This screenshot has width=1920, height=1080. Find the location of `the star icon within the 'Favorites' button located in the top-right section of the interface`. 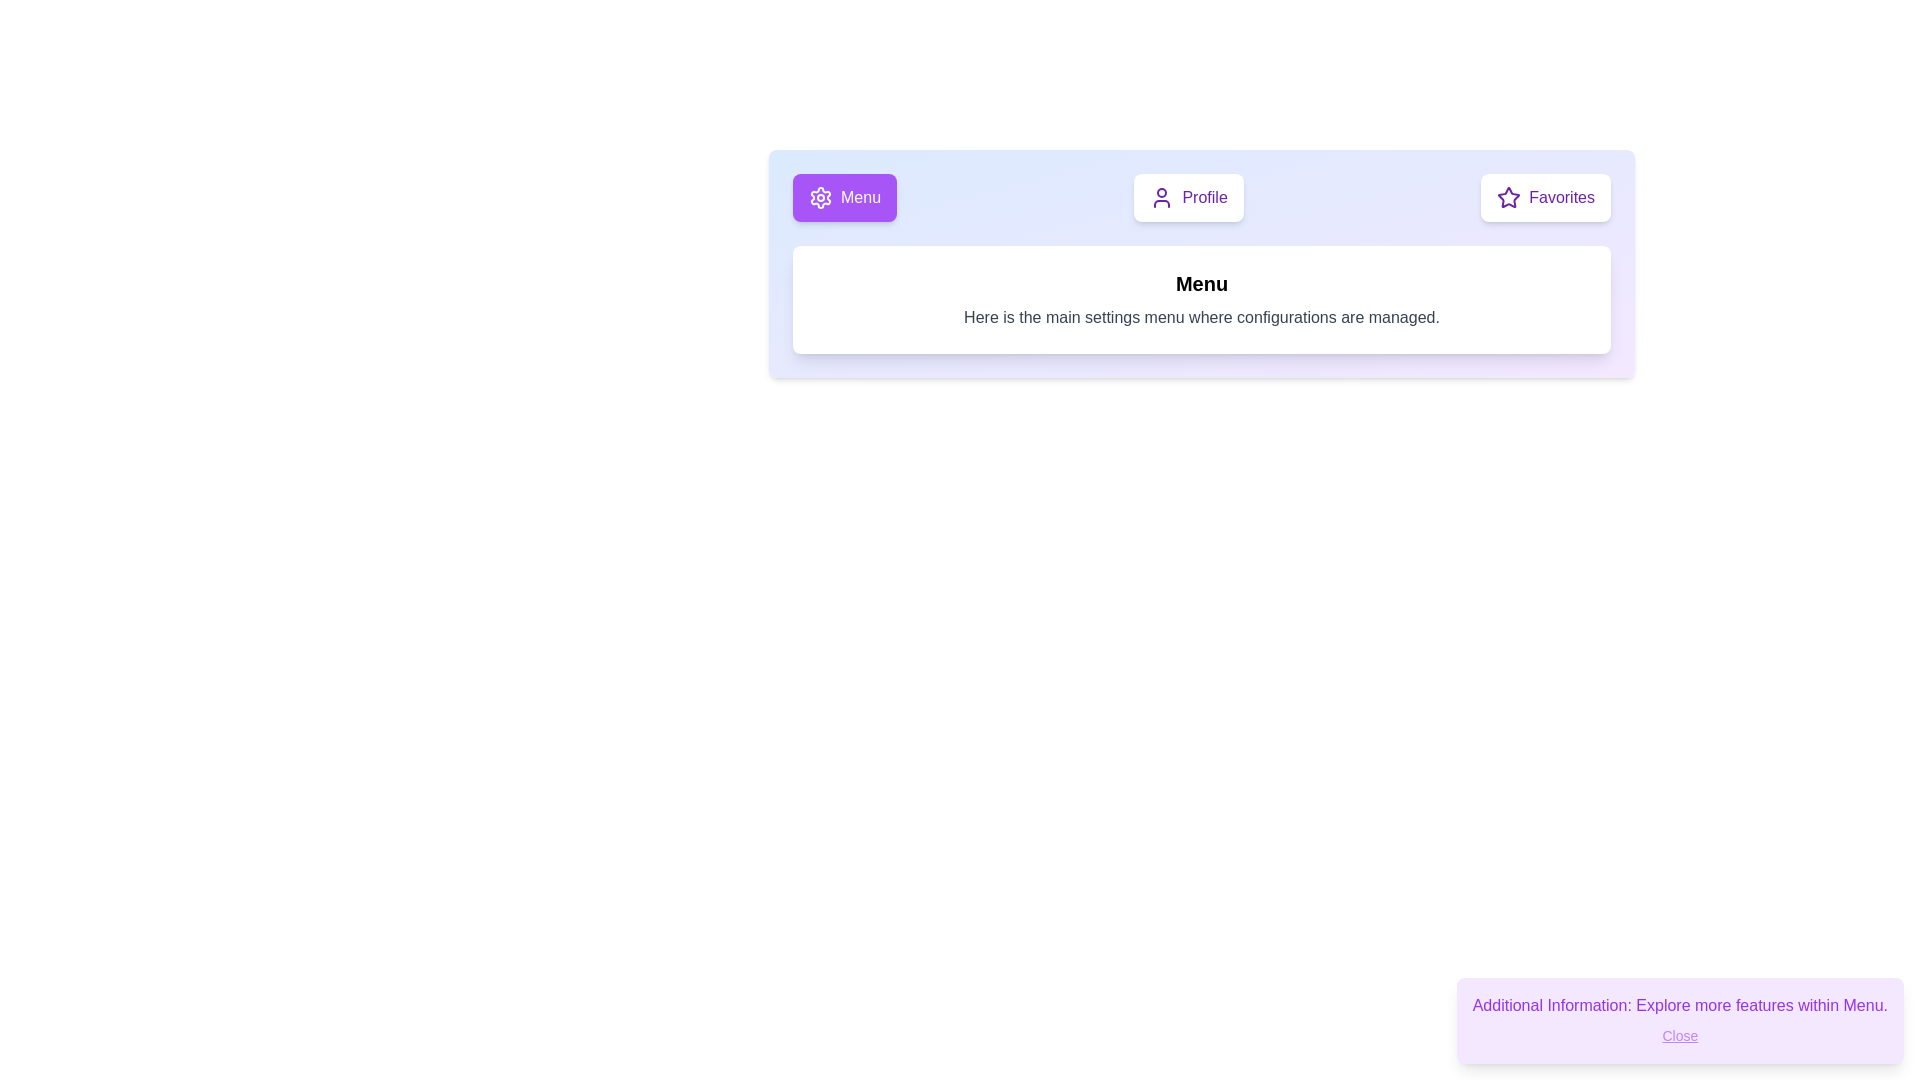

the star icon within the 'Favorites' button located in the top-right section of the interface is located at coordinates (1509, 197).